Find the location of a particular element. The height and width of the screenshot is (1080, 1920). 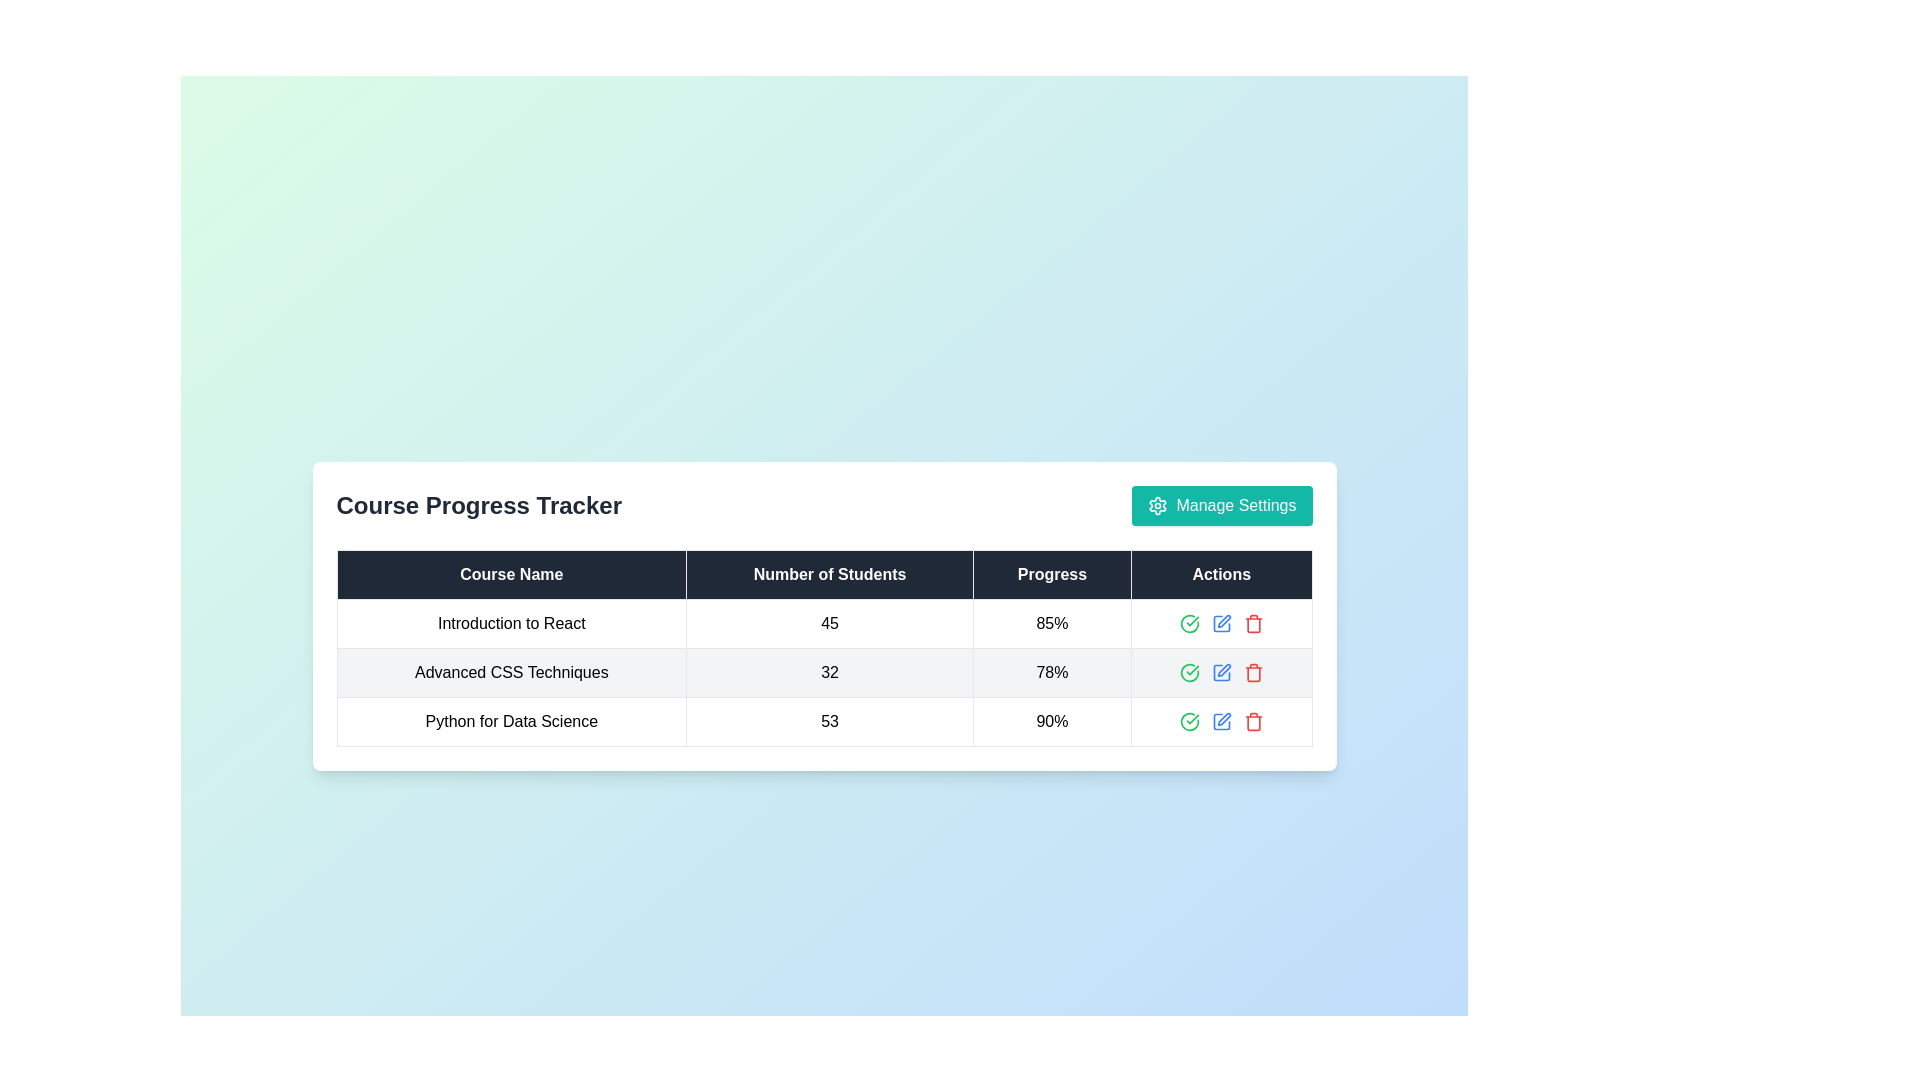

the blue pen icon in the 'Actions' column for 'Advanced CSS Techniques' is located at coordinates (1220, 672).